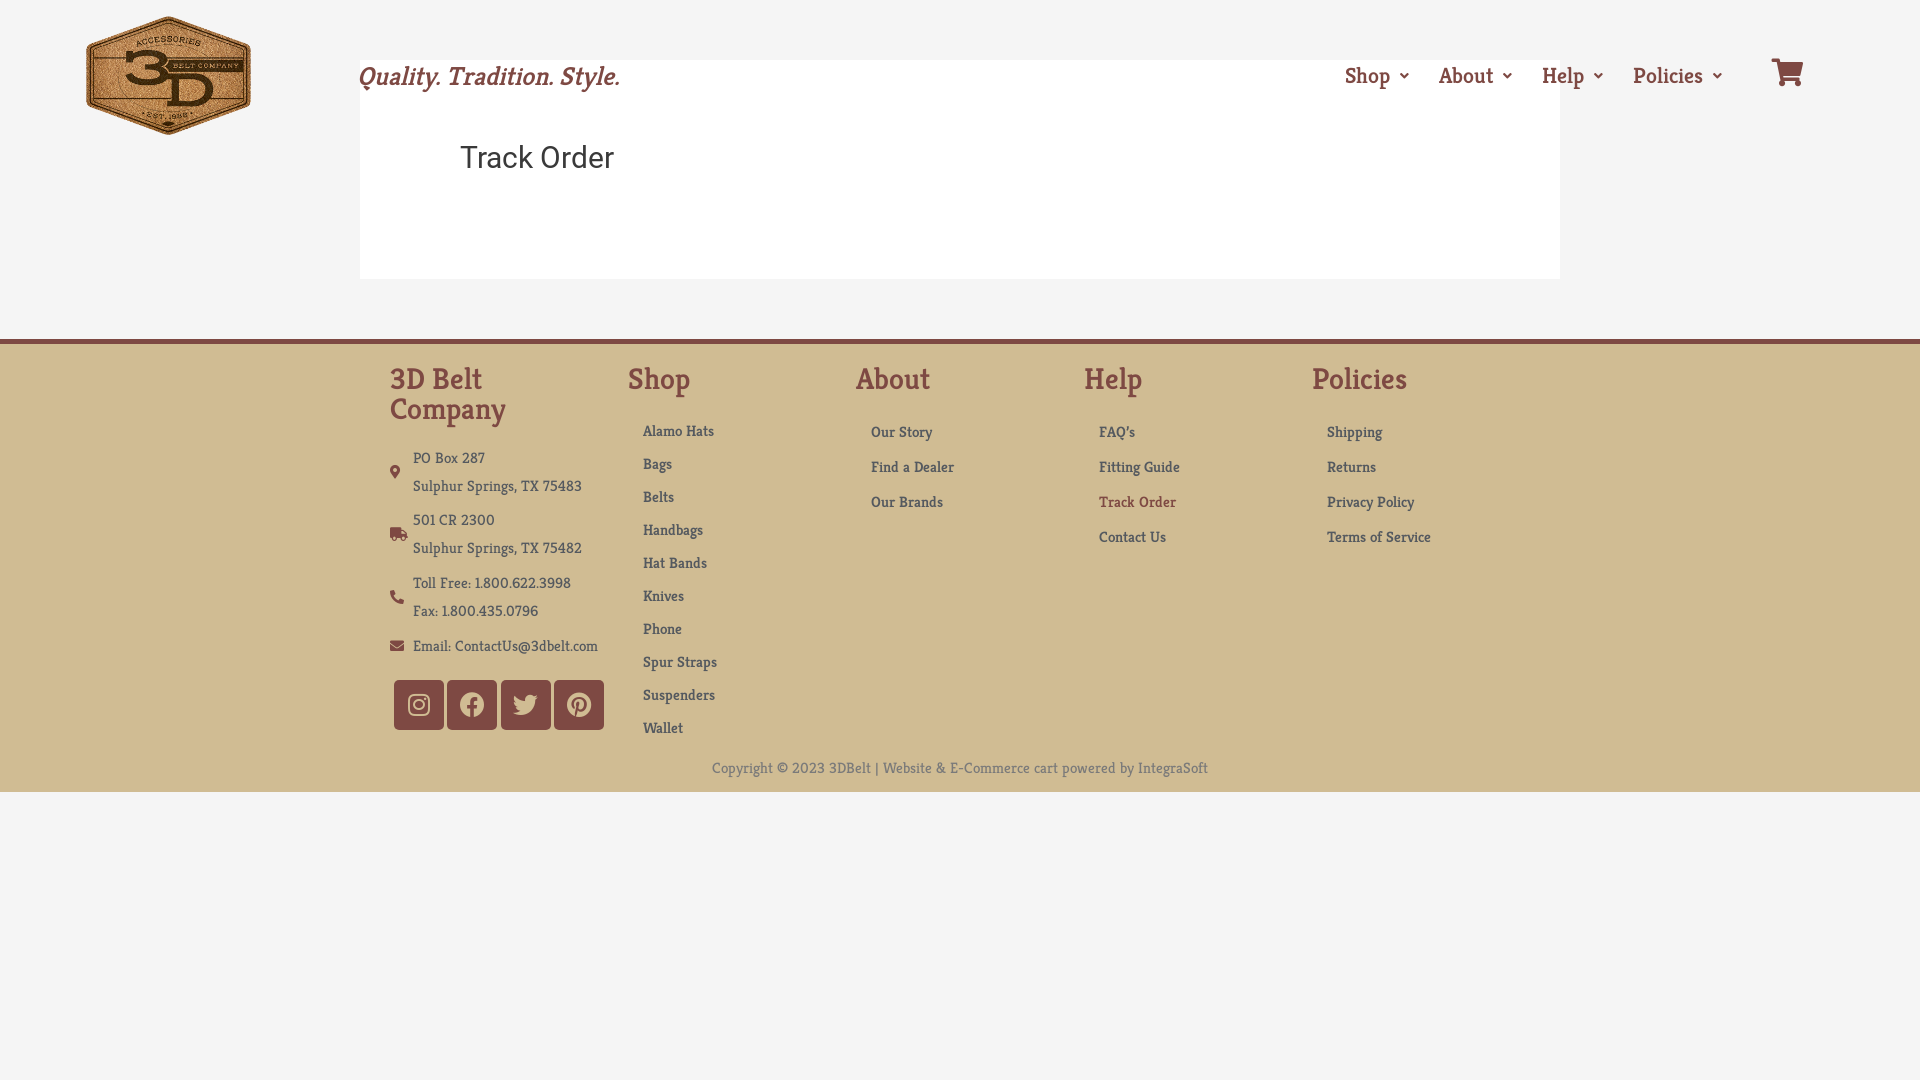 This screenshot has height=1080, width=1920. Describe the element at coordinates (1311, 535) in the screenshot. I see `'Terms of Service'` at that location.